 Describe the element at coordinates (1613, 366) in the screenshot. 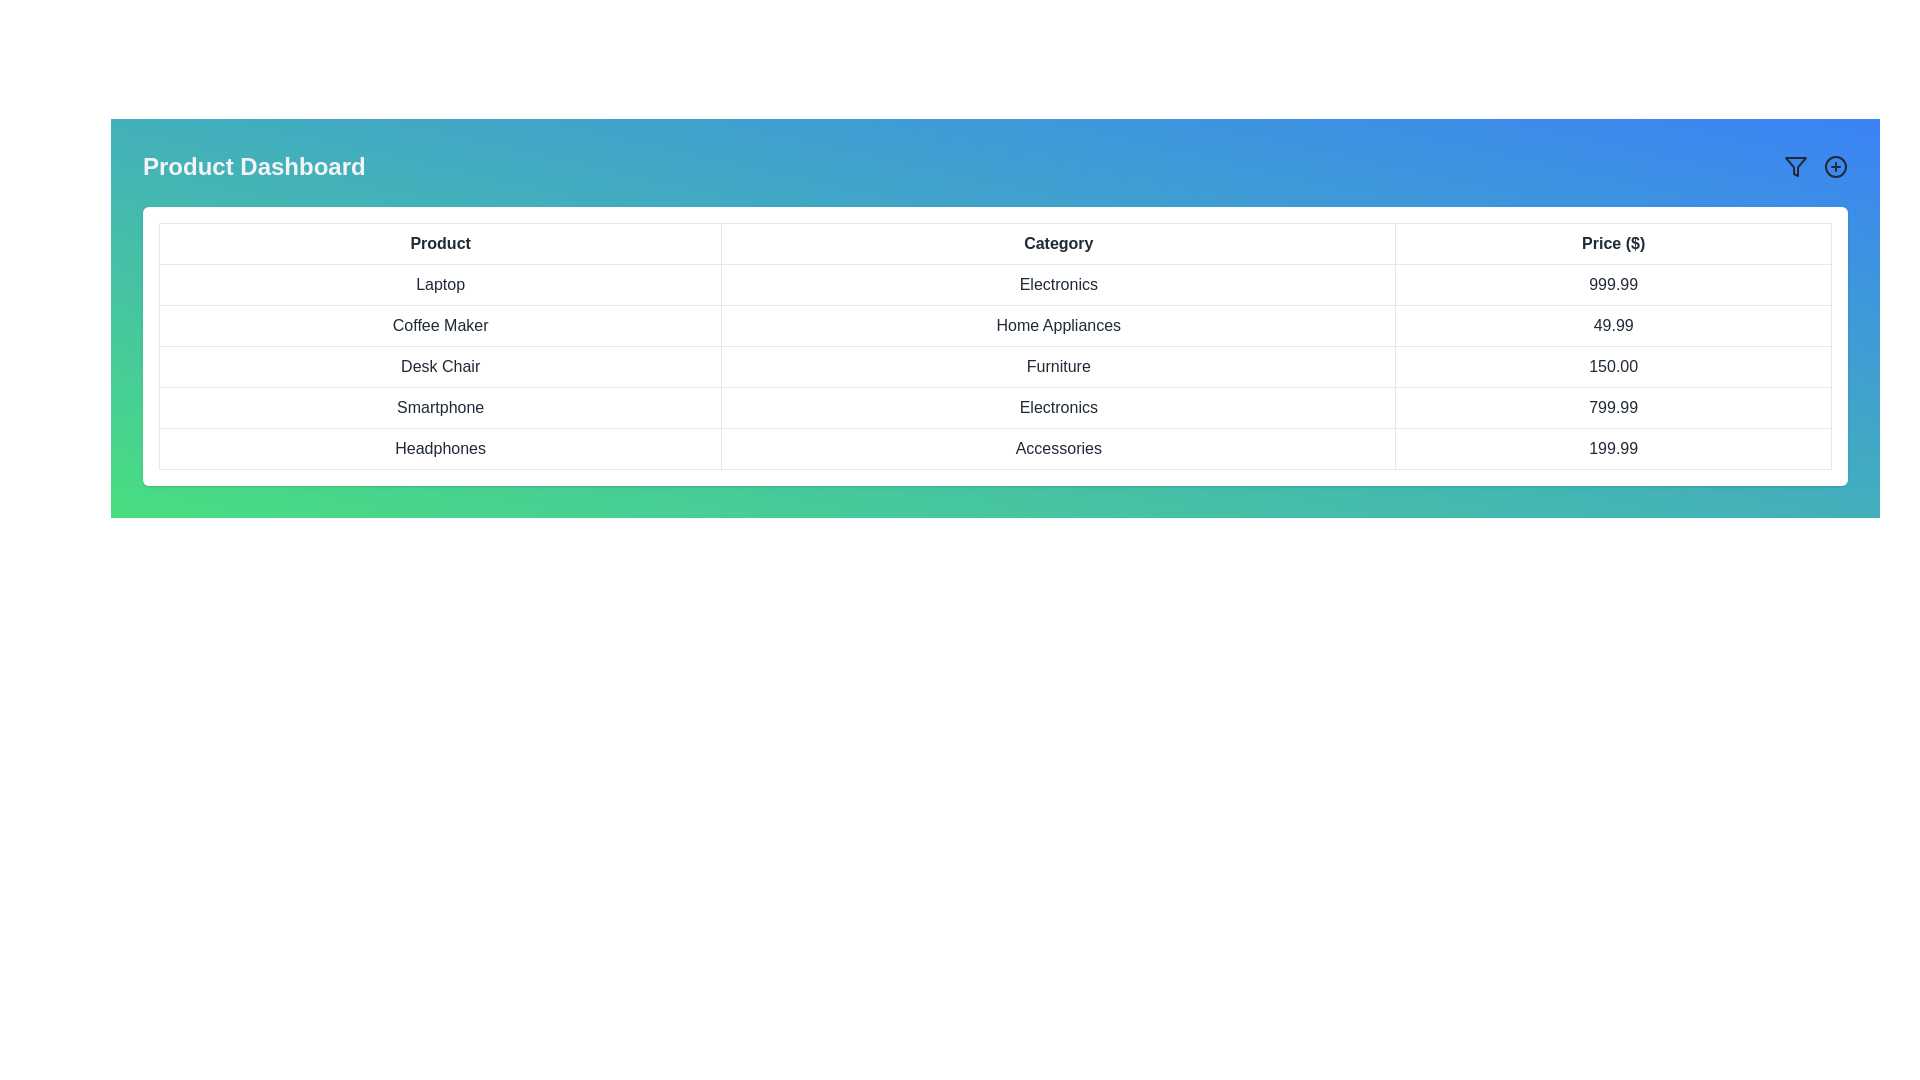

I see `the price data cell of the product 'Desk Chair' in the third row of the table, located in the last column labeled 'Price ($)'` at that location.